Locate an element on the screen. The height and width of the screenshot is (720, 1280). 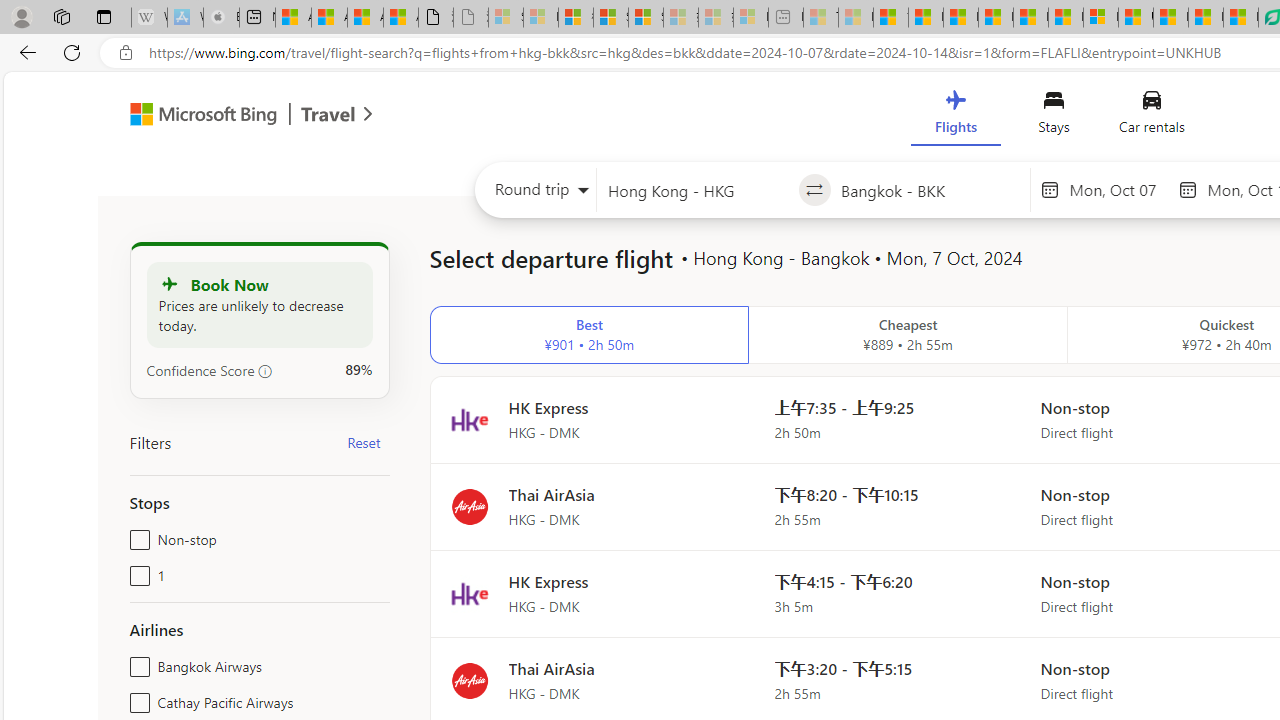
'Going to?' is located at coordinates (929, 190).